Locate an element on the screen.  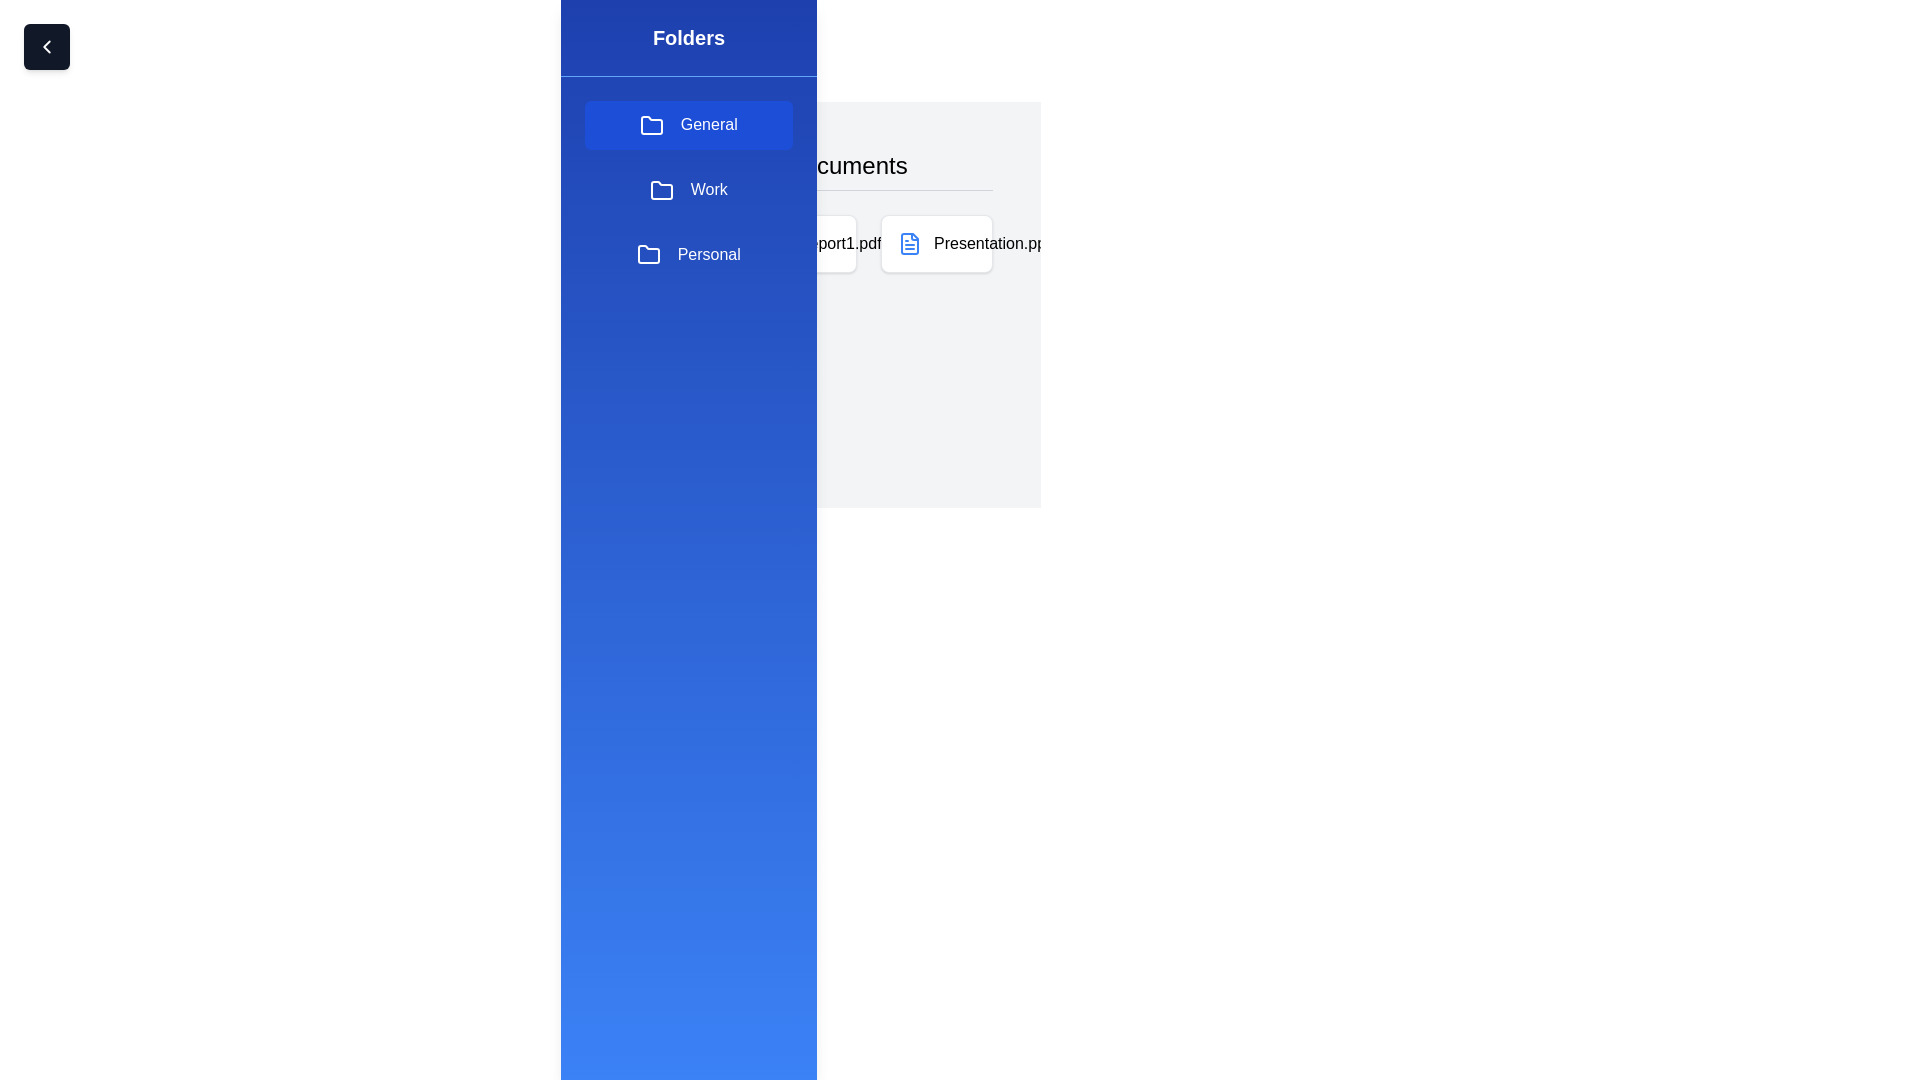
the 'Work' button with a blue background located in the left vertical navigation menu under 'Folders' to change its background color is located at coordinates (689, 189).